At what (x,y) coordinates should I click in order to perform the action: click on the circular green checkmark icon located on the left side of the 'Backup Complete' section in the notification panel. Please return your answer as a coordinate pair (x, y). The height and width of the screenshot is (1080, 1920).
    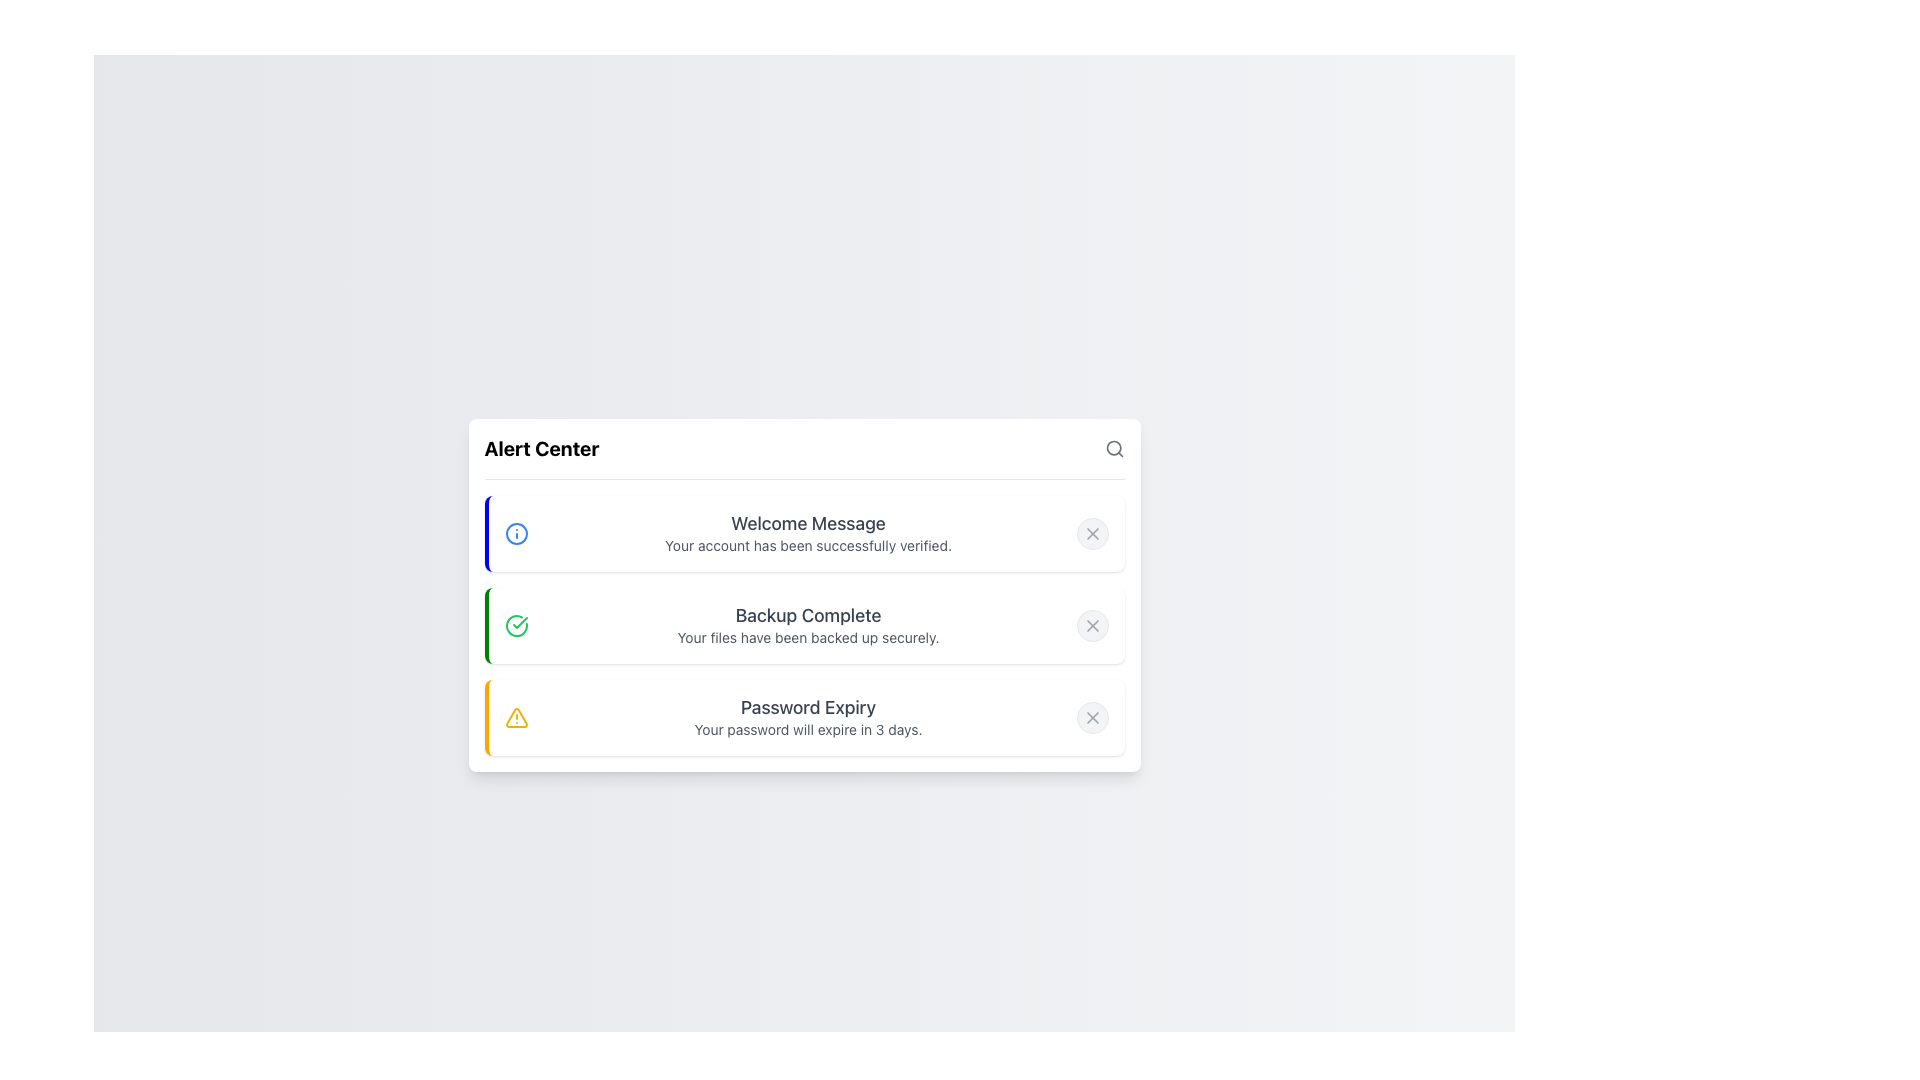
    Looking at the image, I should click on (516, 624).